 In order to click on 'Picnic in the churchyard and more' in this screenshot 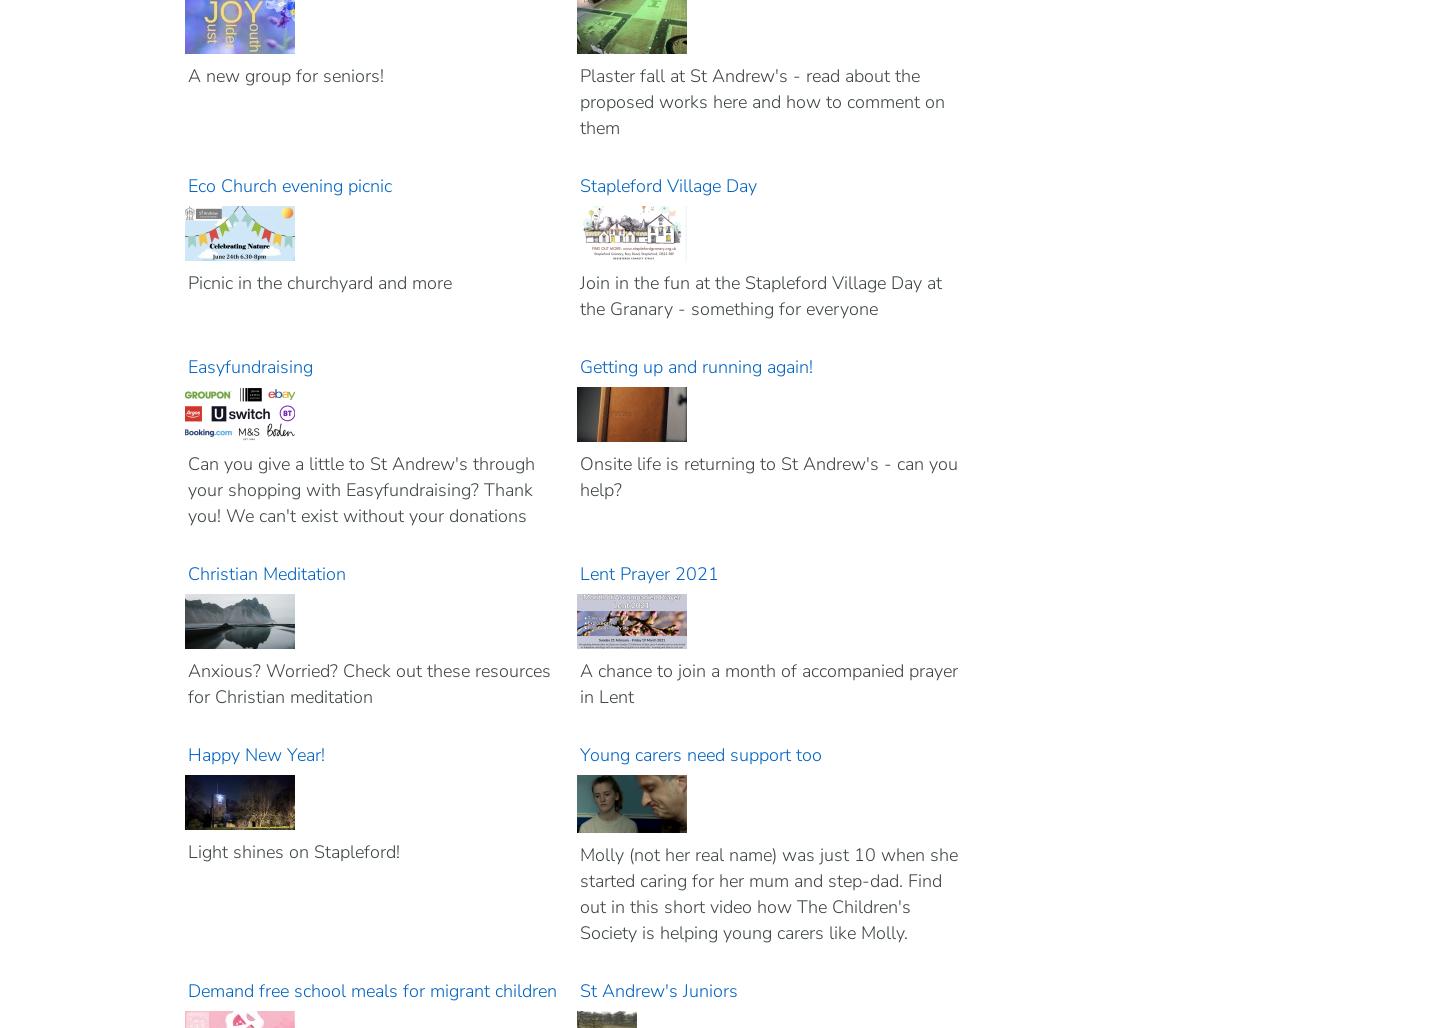, I will do `click(319, 283)`.